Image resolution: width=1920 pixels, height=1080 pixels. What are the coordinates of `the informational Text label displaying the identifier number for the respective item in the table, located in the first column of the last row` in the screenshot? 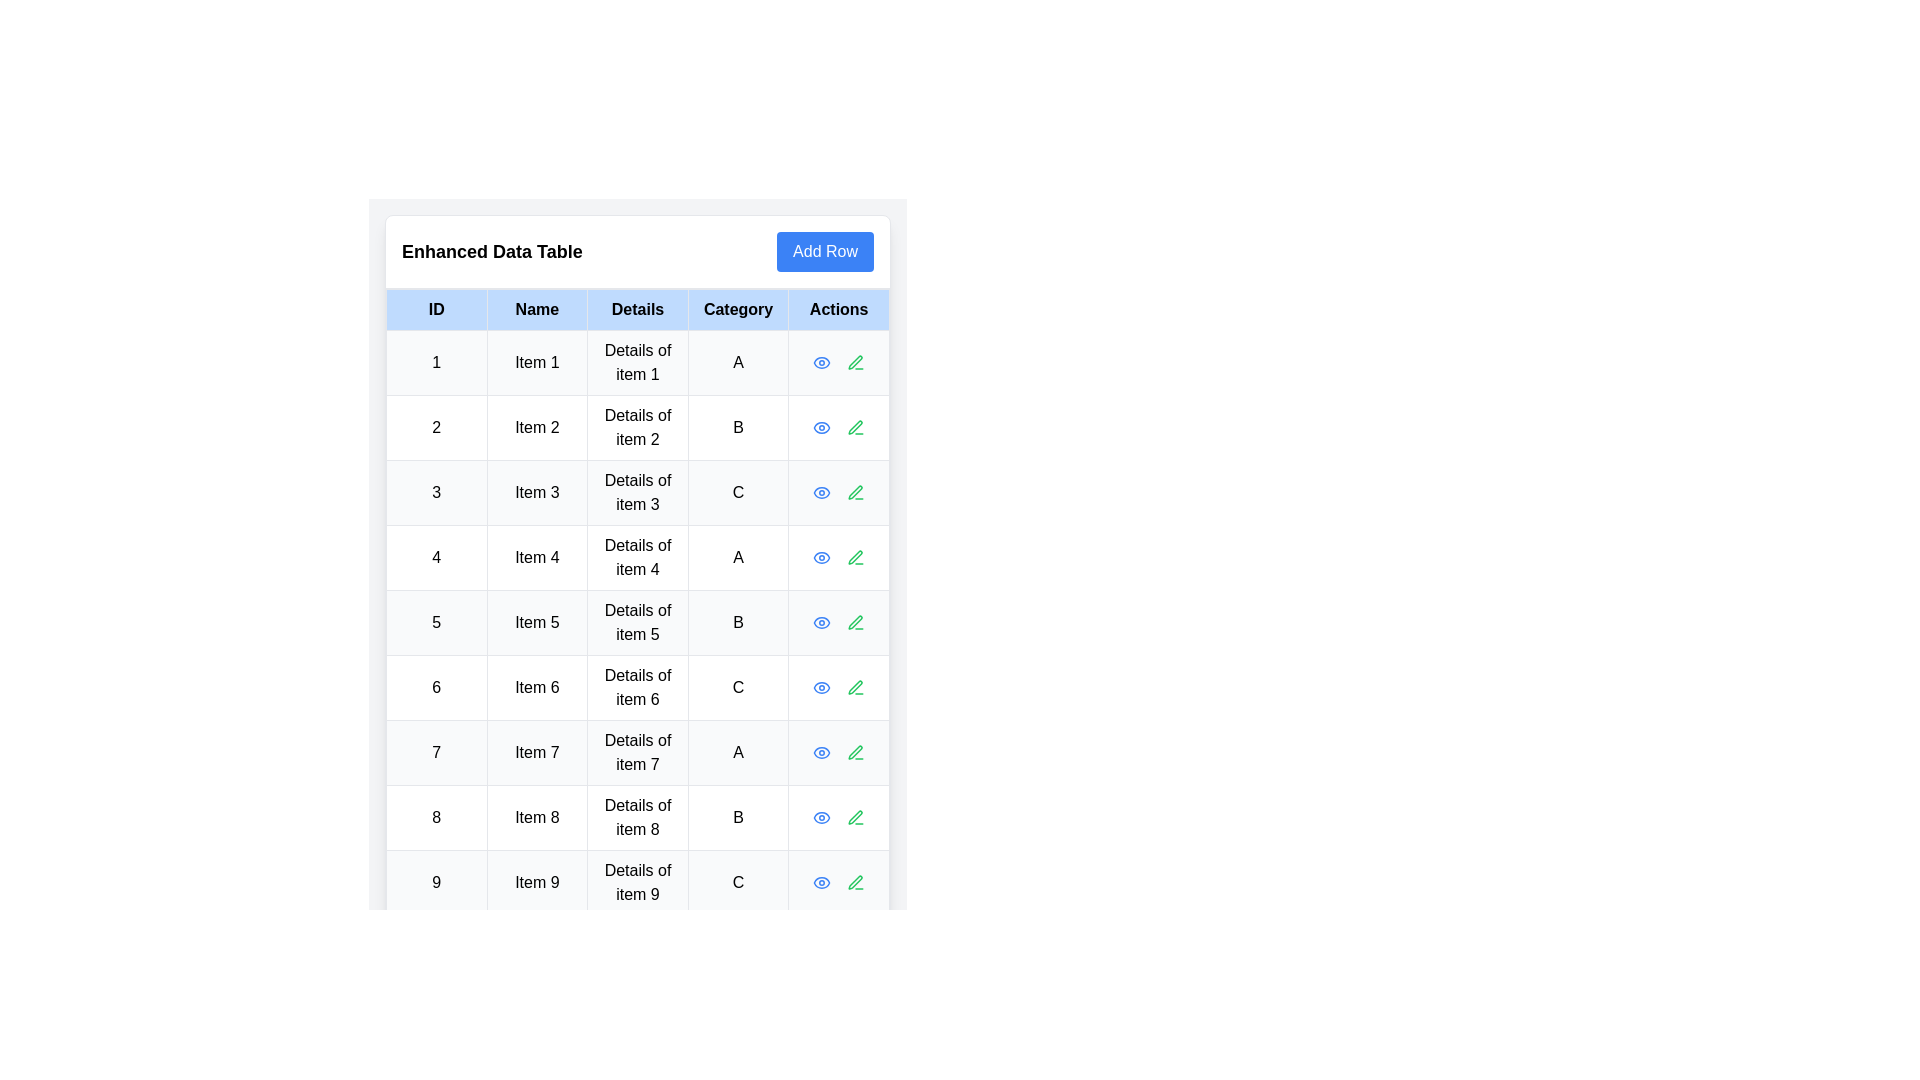 It's located at (435, 882).